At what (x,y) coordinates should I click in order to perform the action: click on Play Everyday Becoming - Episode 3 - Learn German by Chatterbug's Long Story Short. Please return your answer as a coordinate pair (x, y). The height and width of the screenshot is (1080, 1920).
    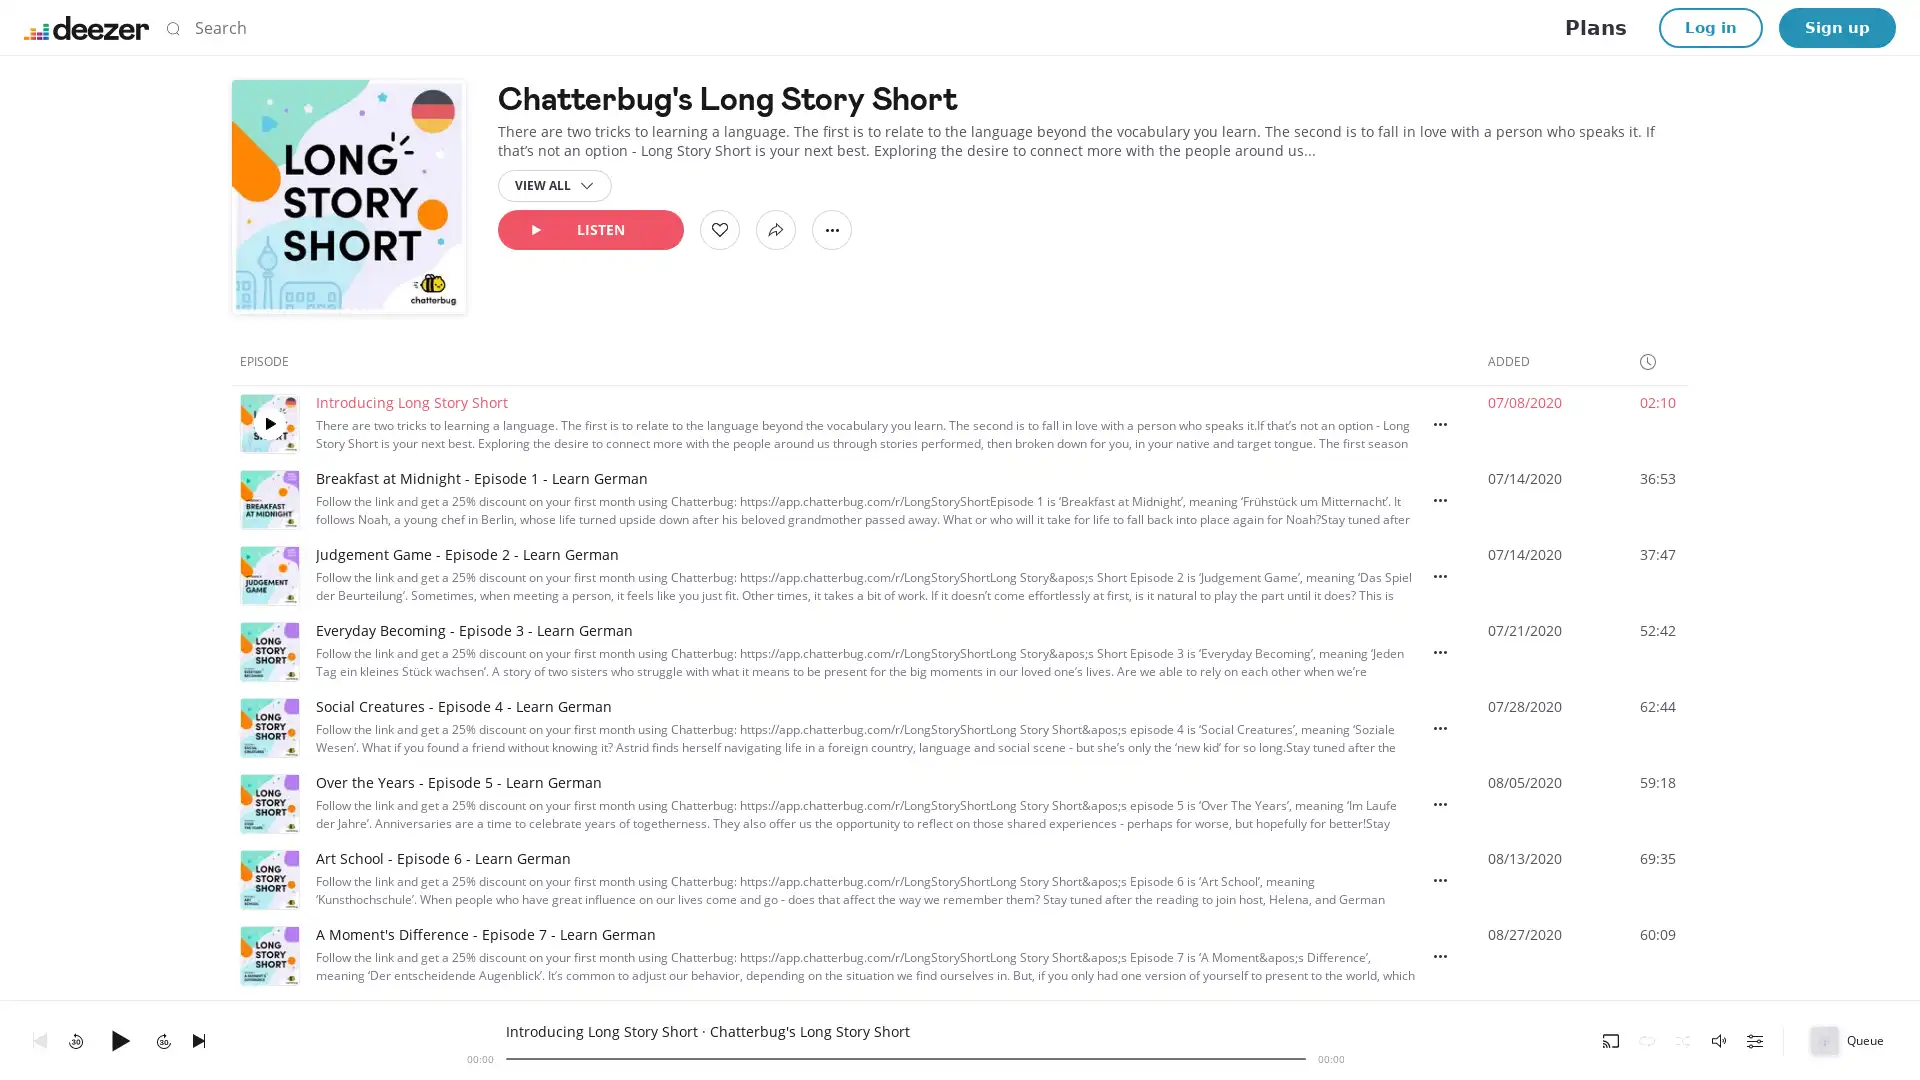
    Looking at the image, I should click on (268, 651).